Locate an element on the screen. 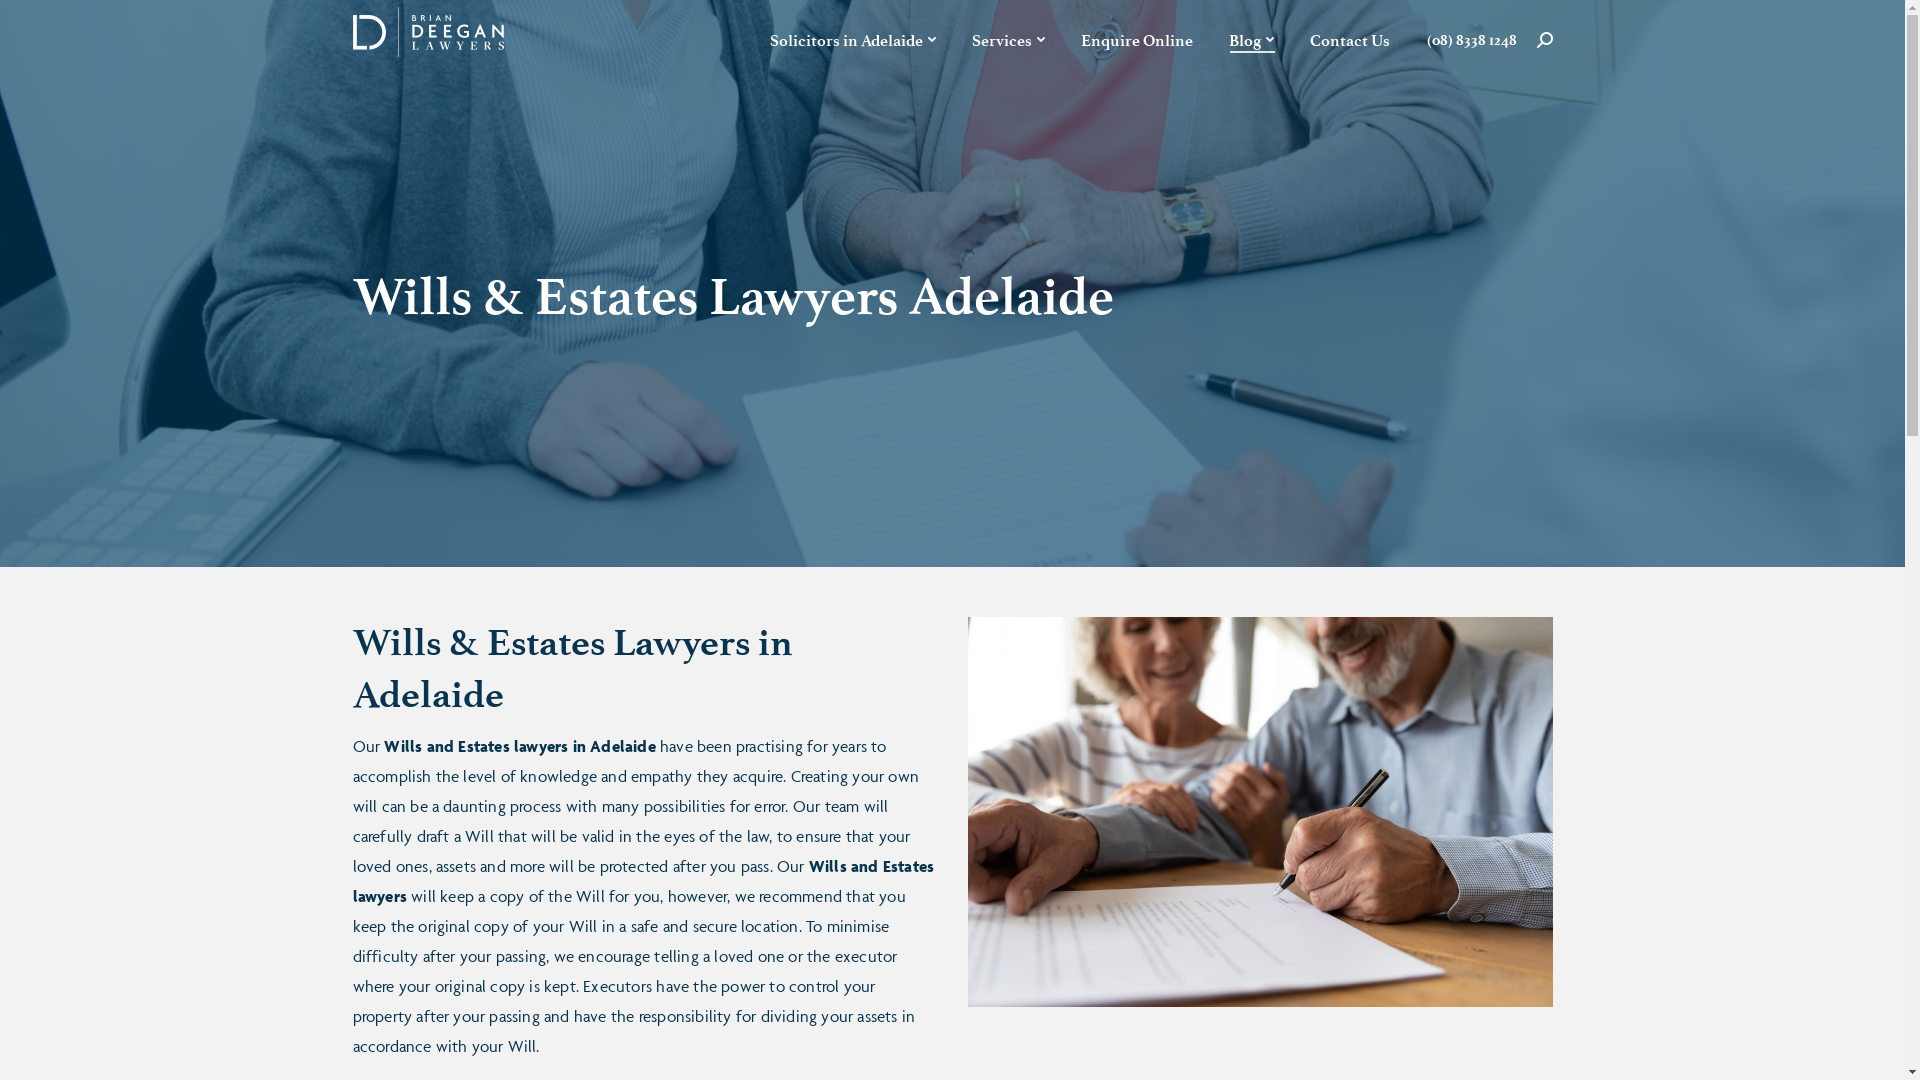 This screenshot has height=1080, width=1920. 'Go!' is located at coordinates (42, 24).